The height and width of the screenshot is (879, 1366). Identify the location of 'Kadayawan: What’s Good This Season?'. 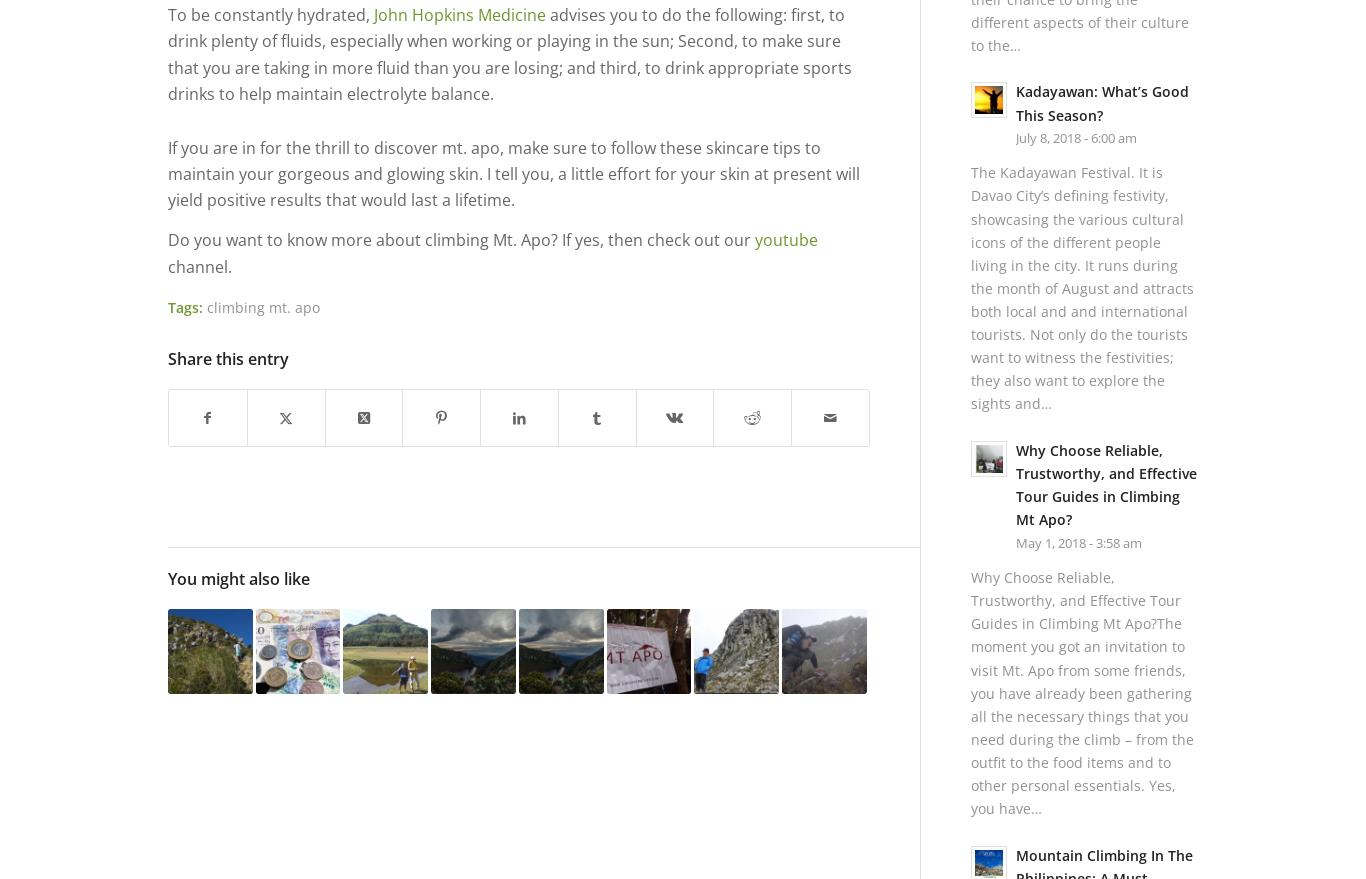
(1100, 102).